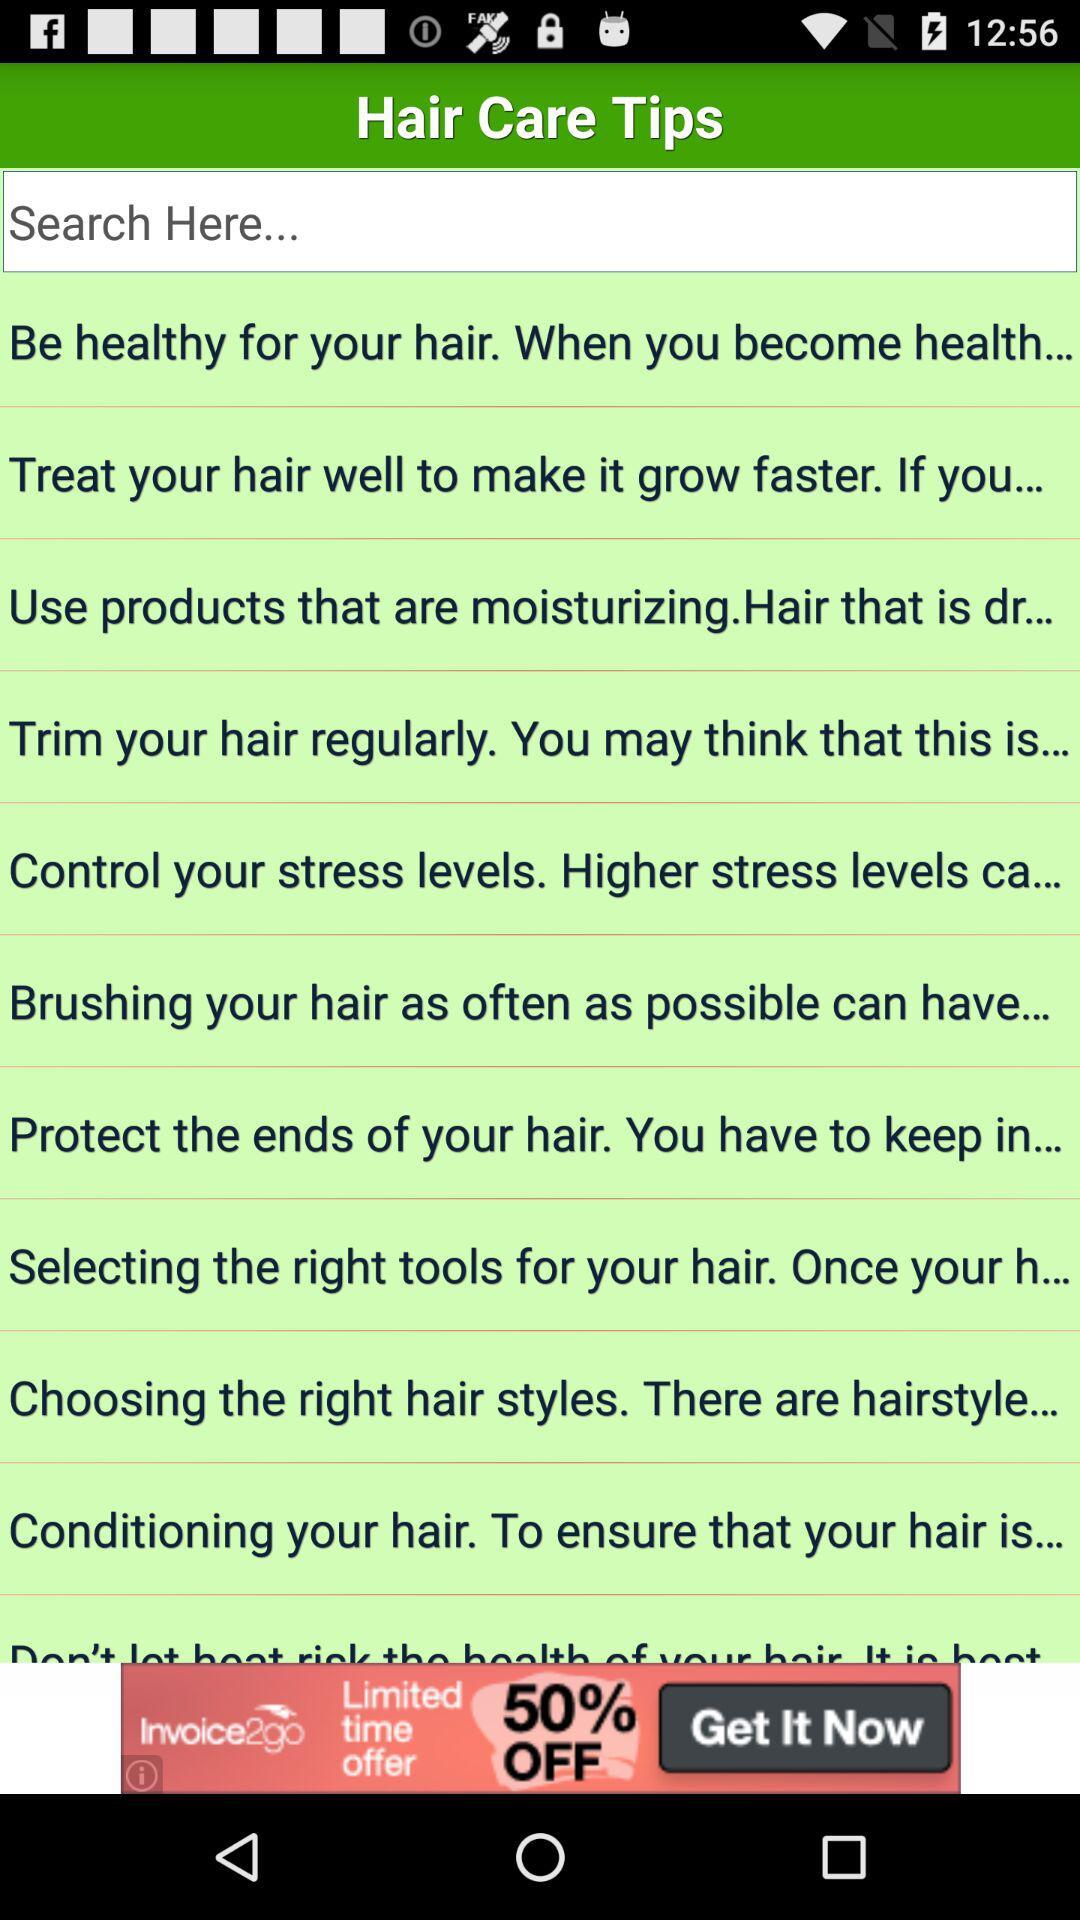 The image size is (1080, 1920). Describe the element at coordinates (540, 221) in the screenshot. I see `search term` at that location.